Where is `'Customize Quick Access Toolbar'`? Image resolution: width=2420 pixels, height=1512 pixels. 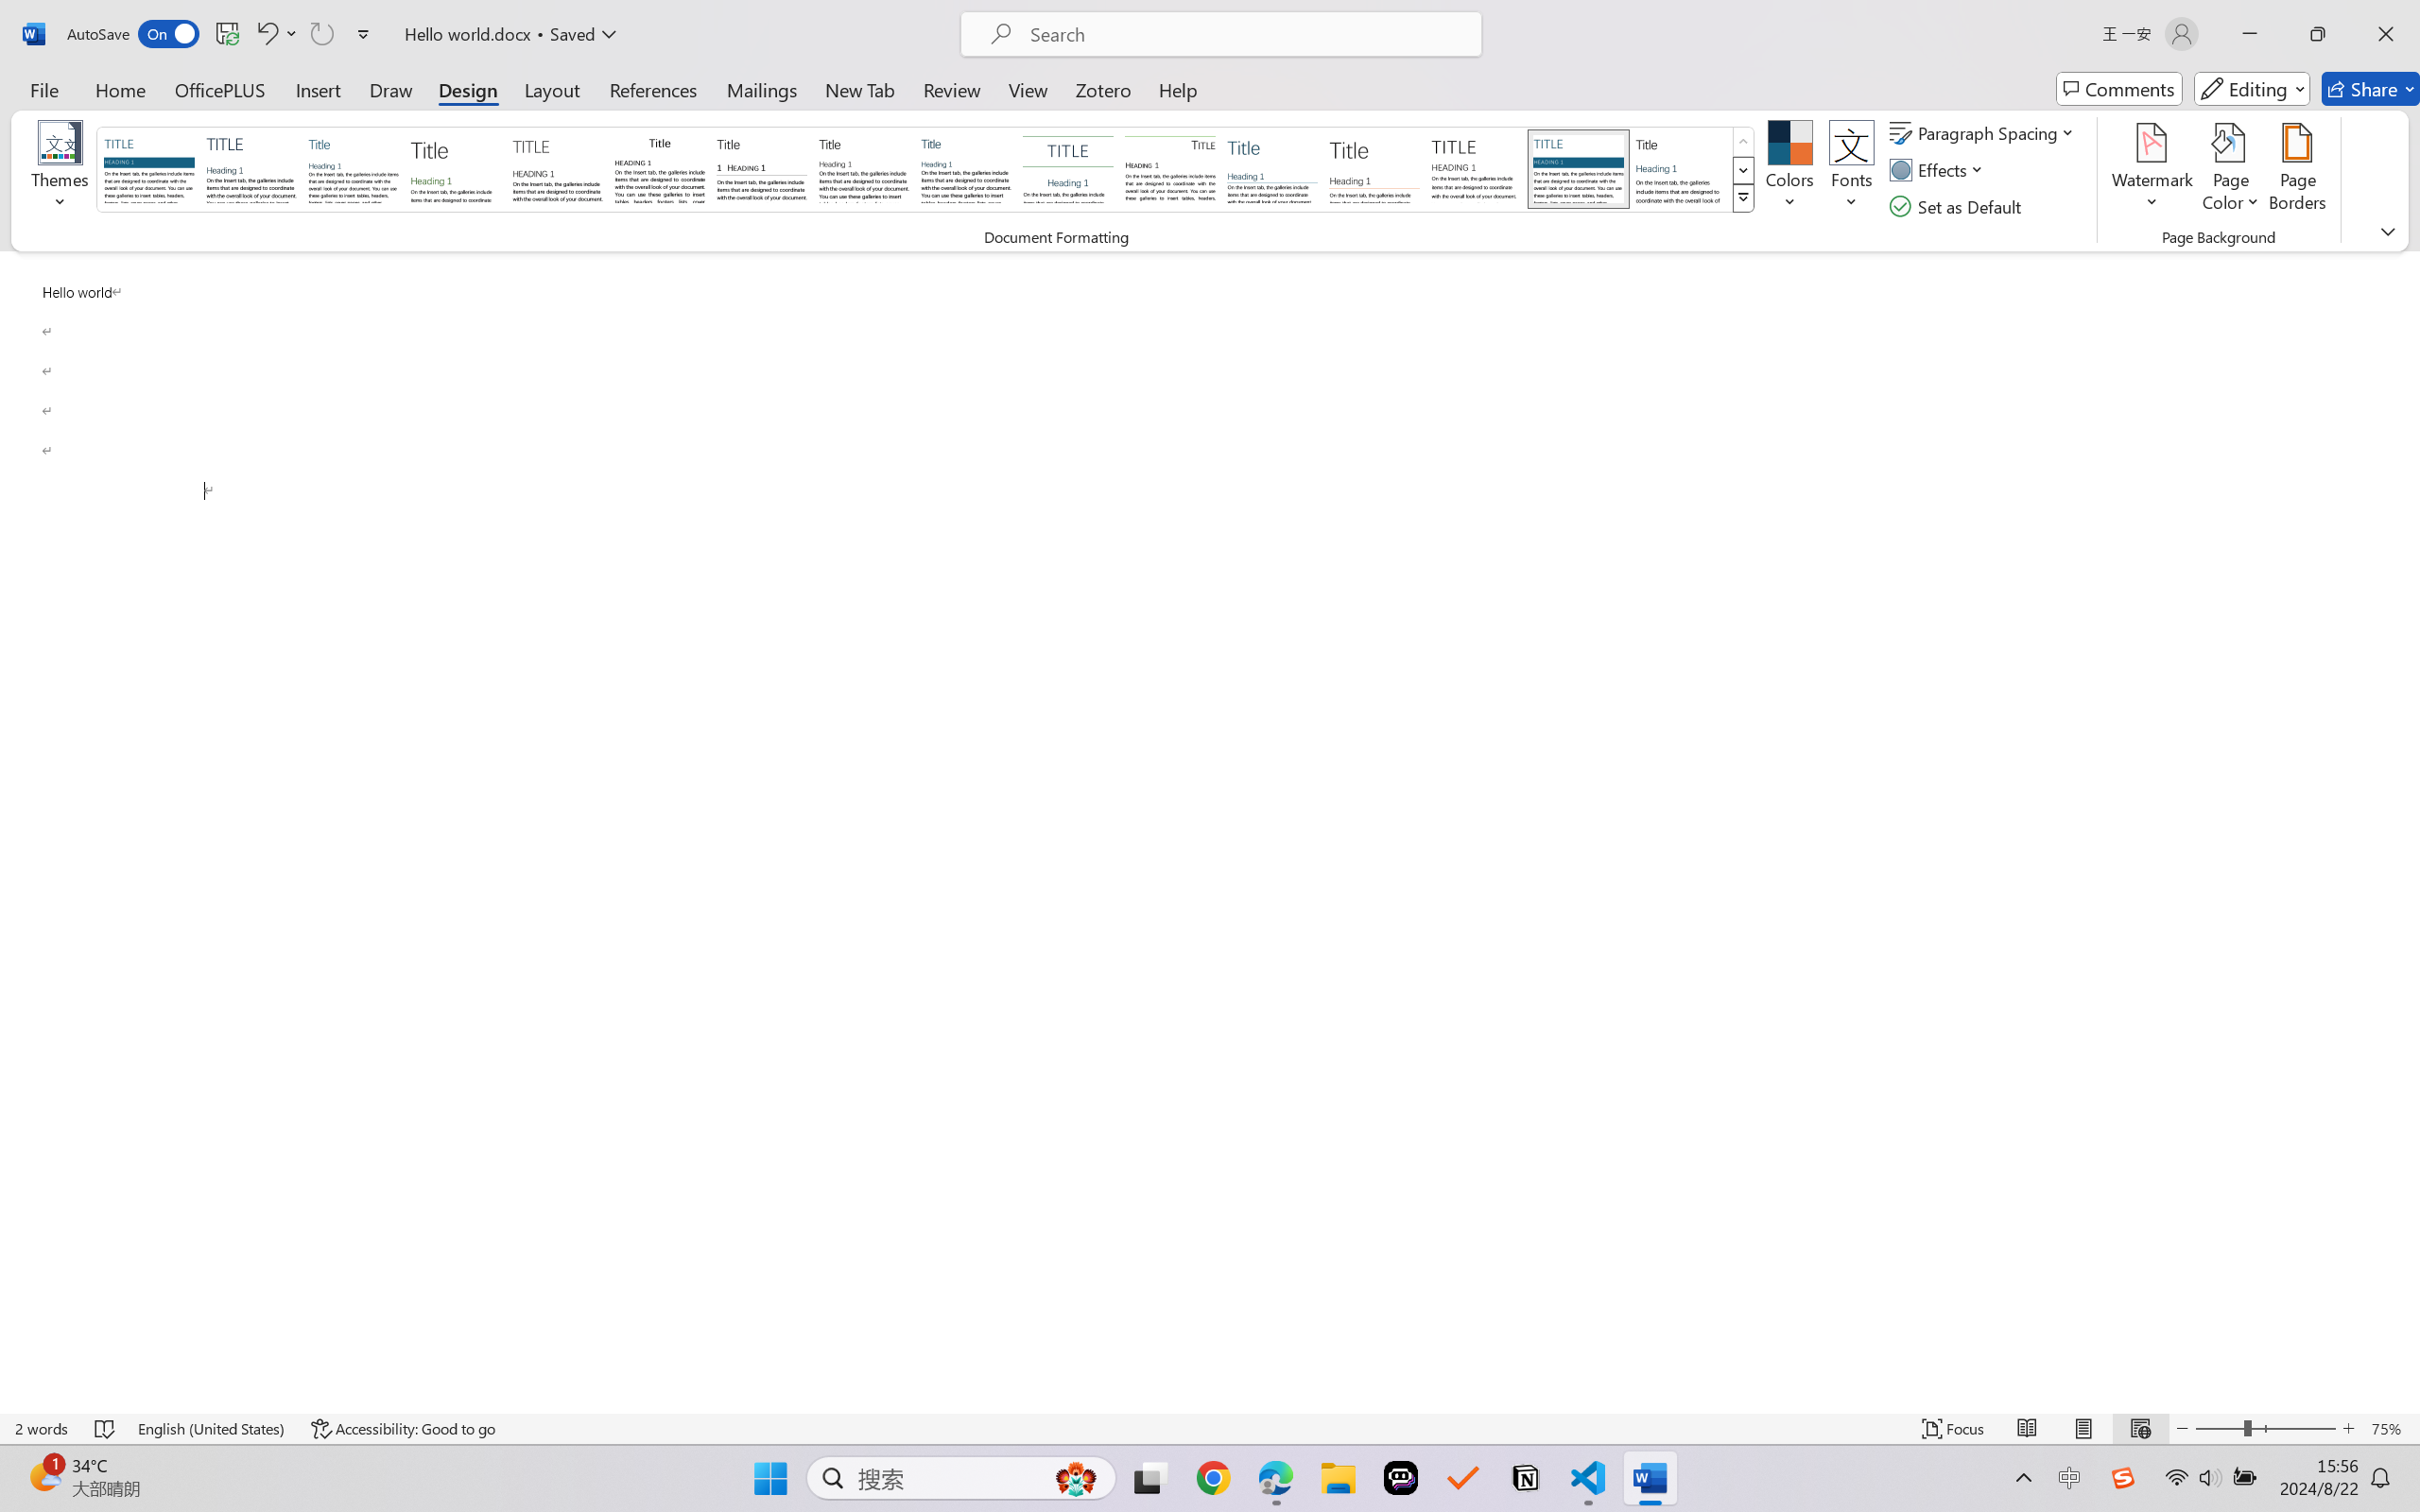 'Customize Quick Access Toolbar' is located at coordinates (363, 33).